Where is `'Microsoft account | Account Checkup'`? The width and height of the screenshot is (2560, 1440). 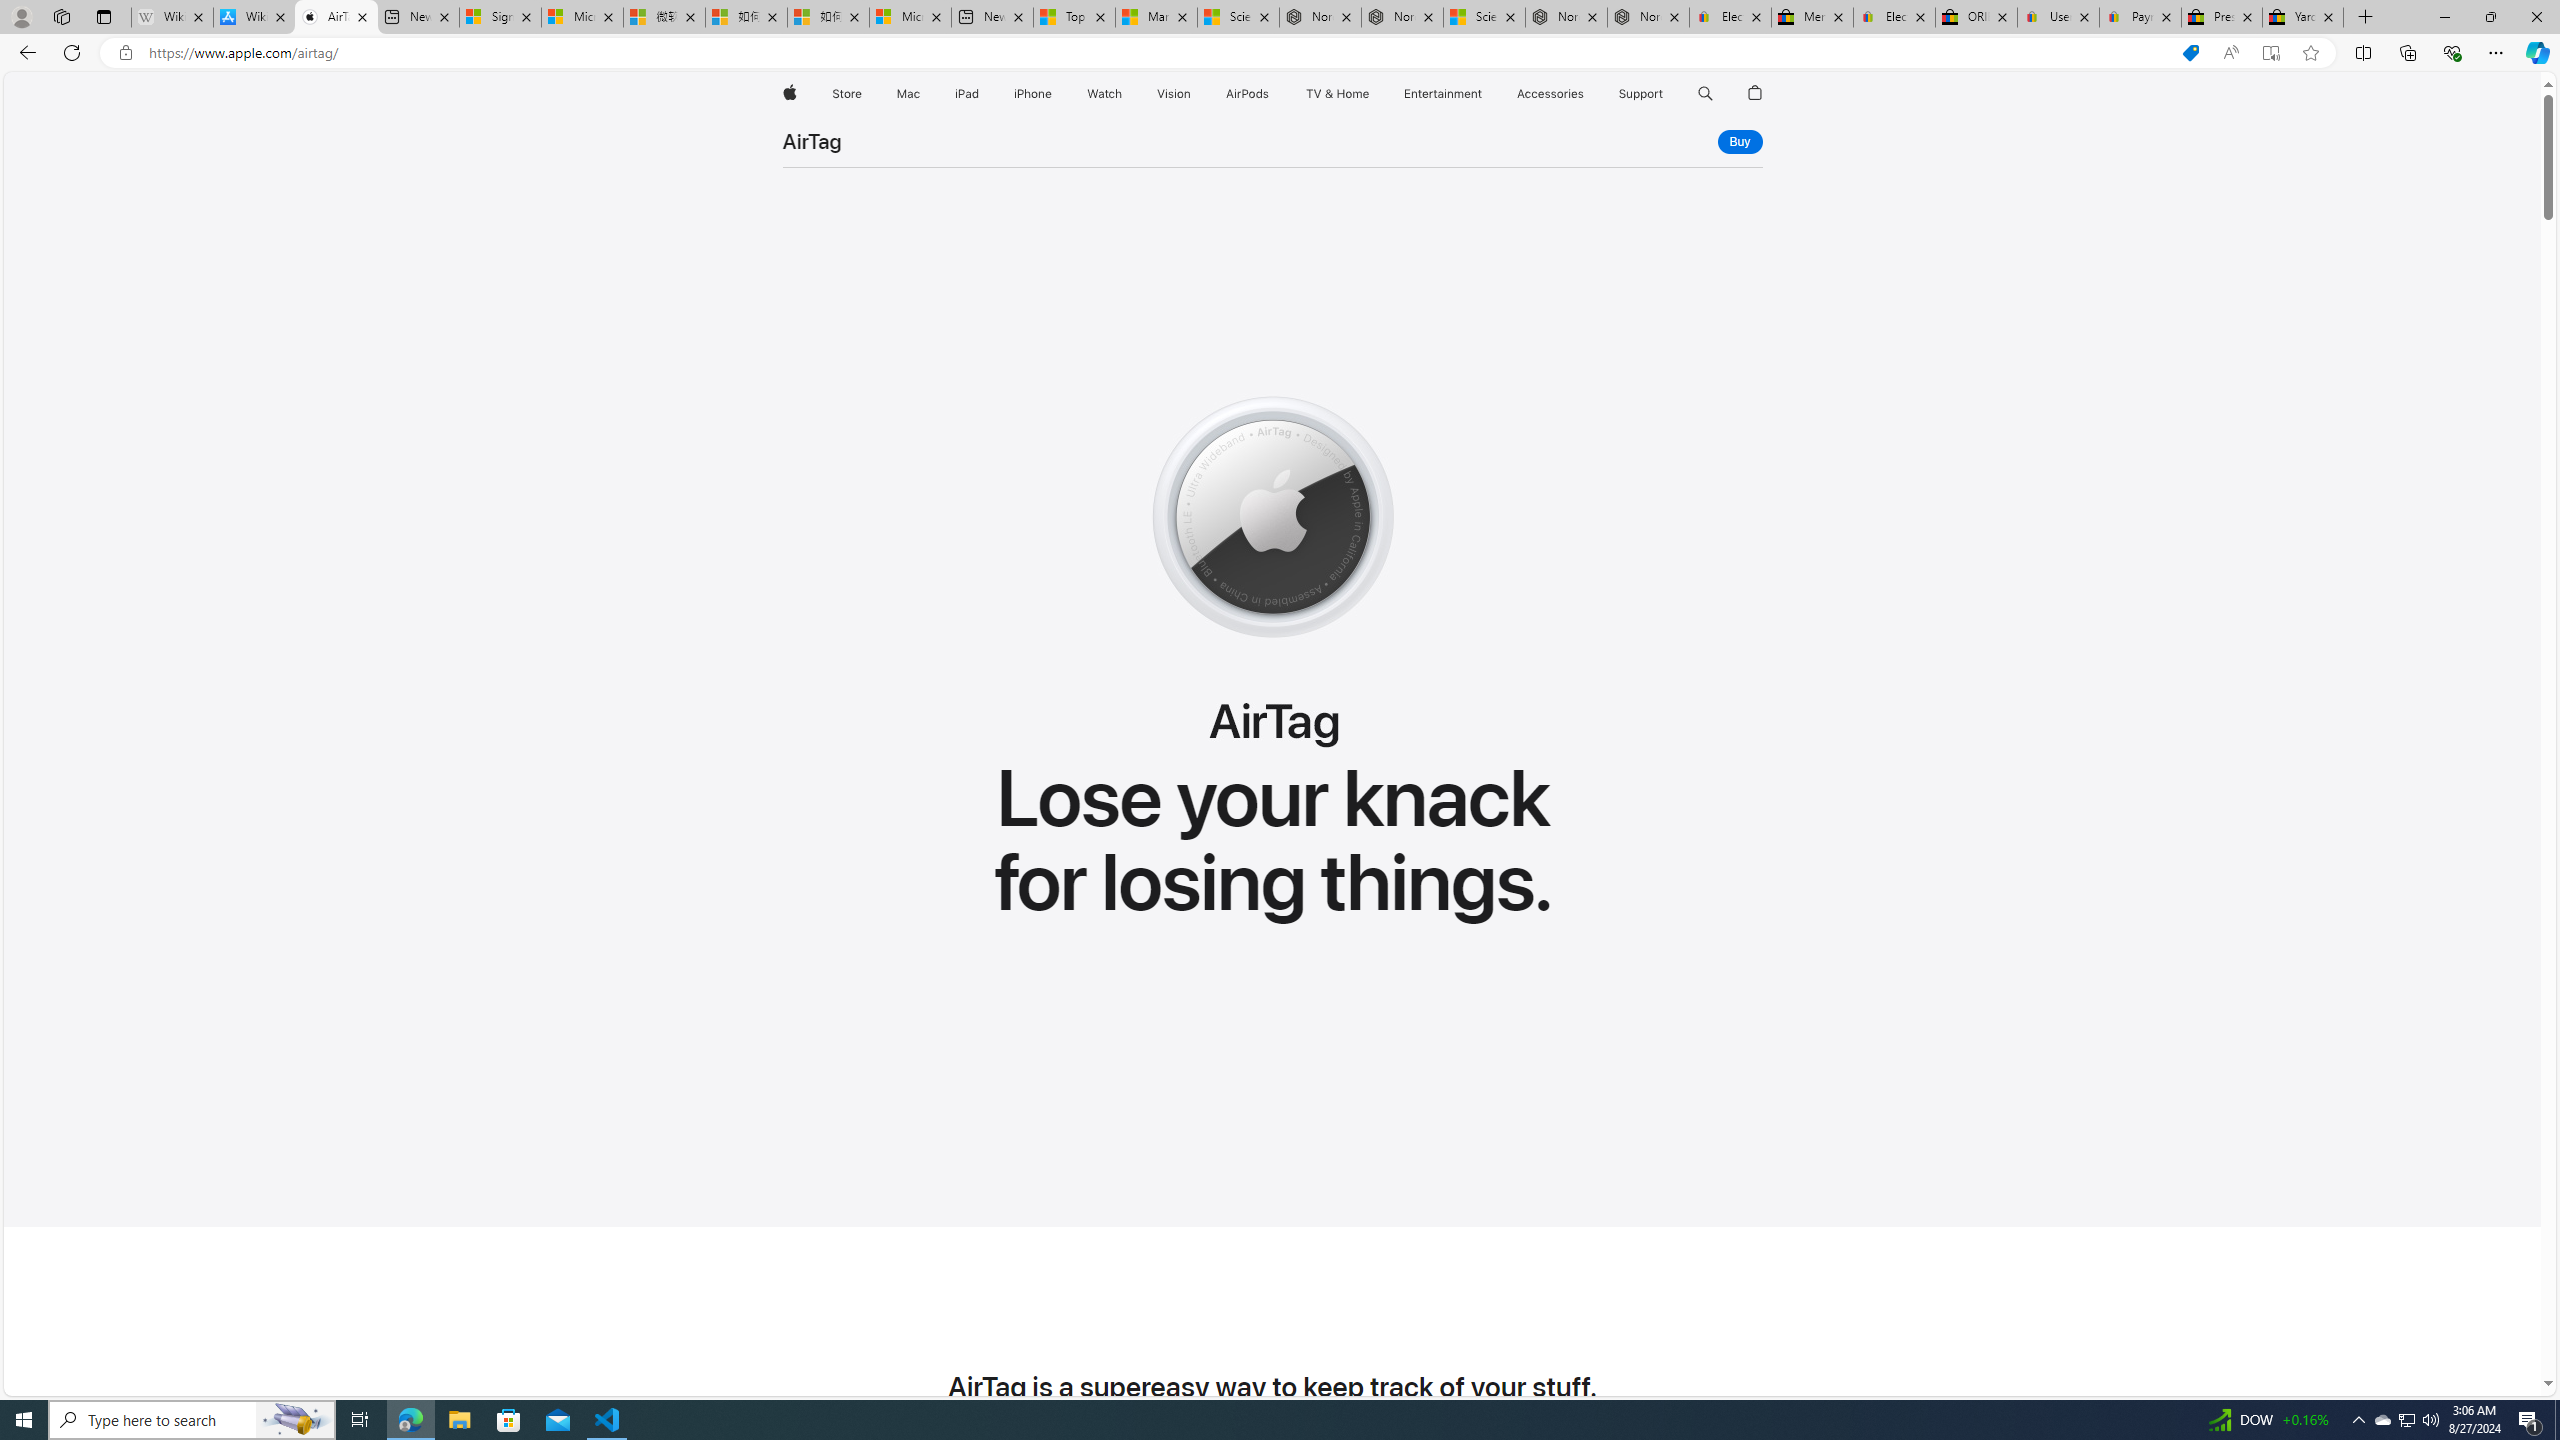
'Microsoft account | Account Checkup' is located at coordinates (909, 16).